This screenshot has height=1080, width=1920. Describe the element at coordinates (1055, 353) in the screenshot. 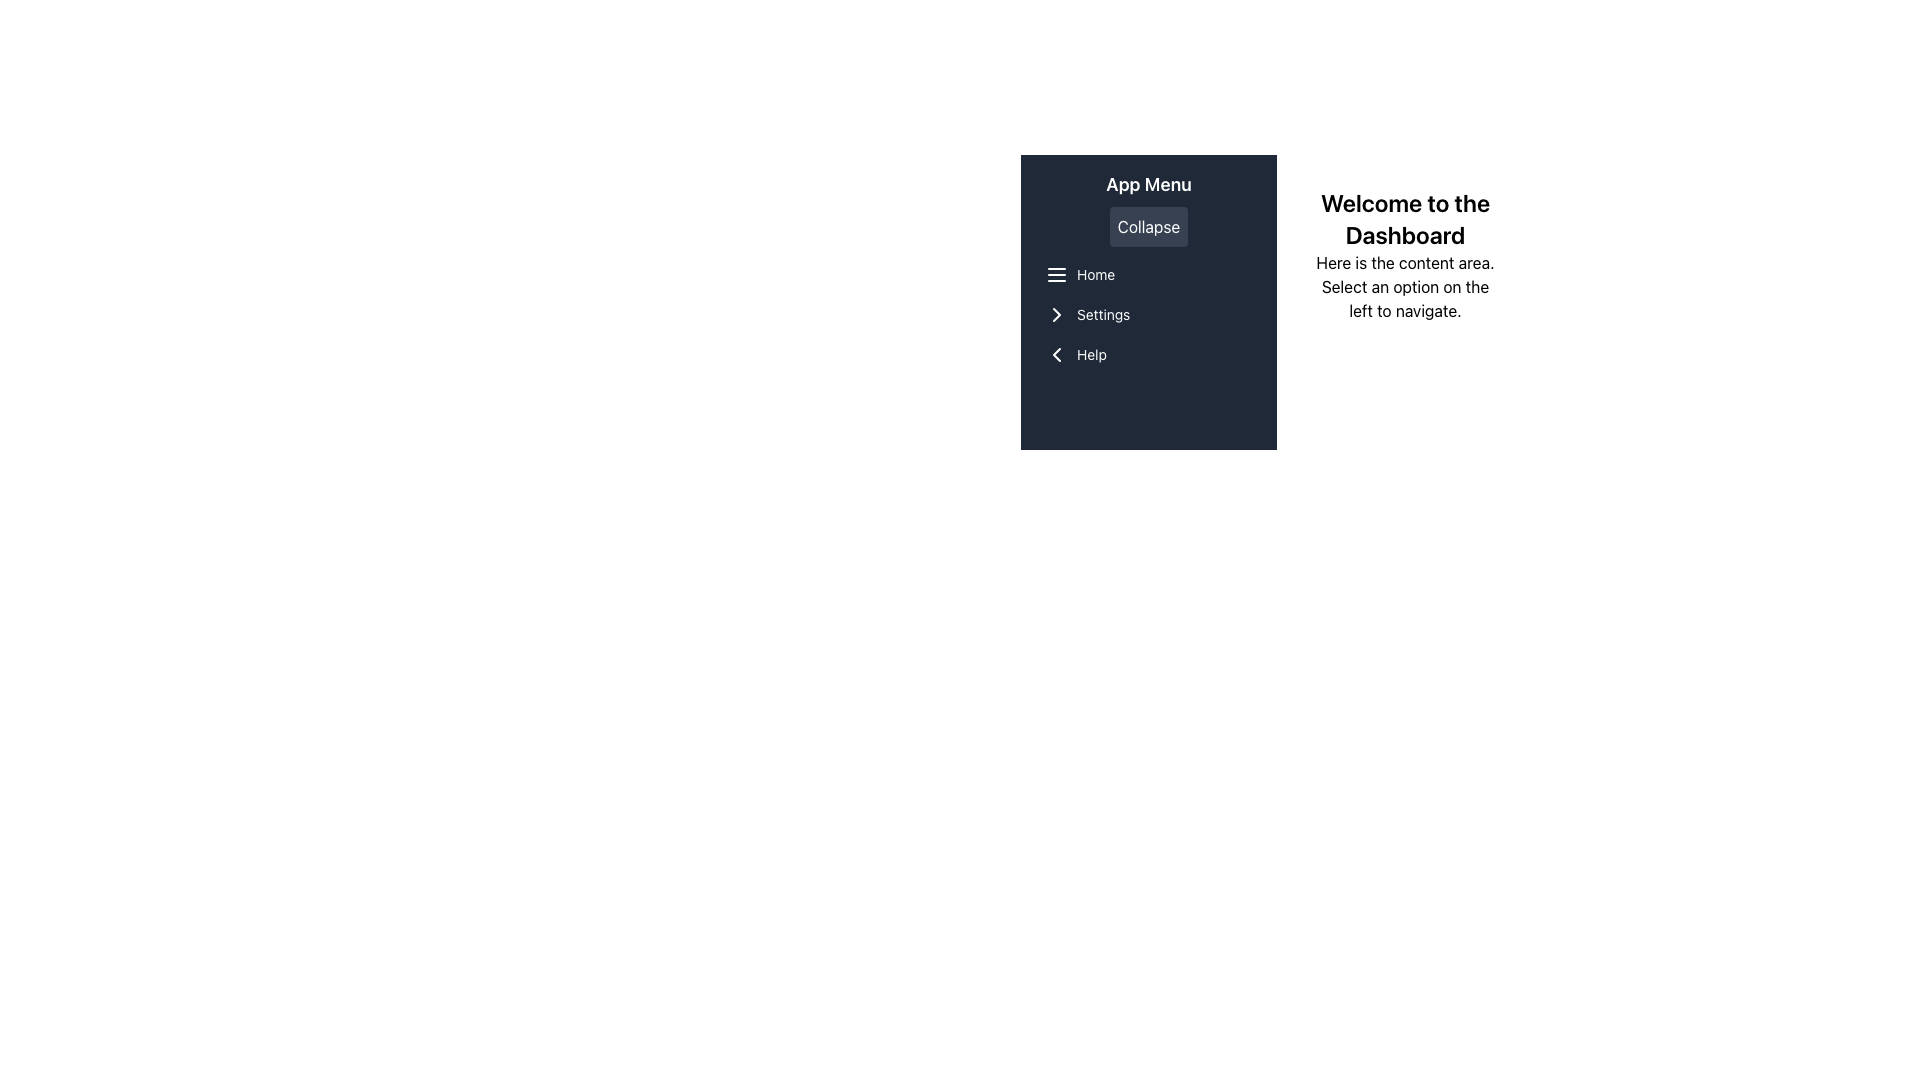

I see `the chevron icon located in the sidebar section of the dark-themed navigation menu to interact with the navigation functionality` at that location.